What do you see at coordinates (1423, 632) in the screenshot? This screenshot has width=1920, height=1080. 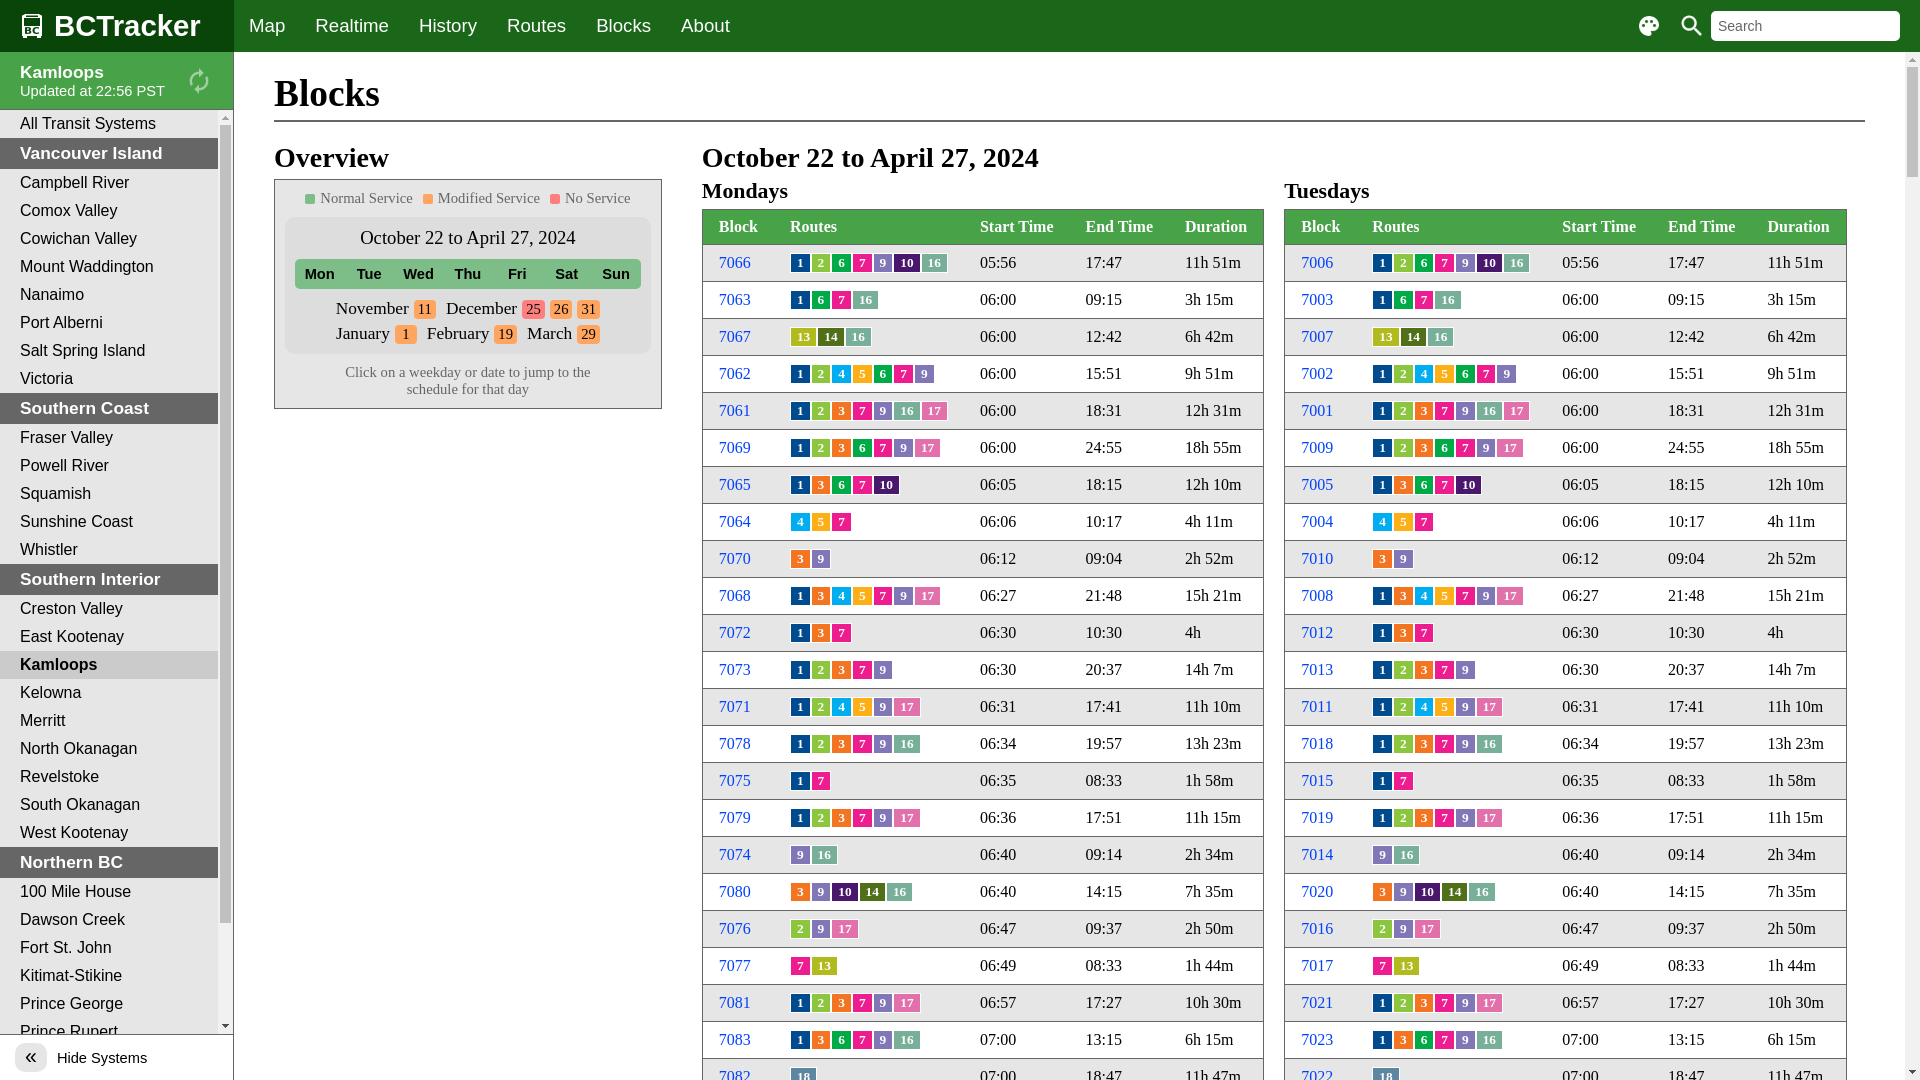 I see `'7'` at bounding box center [1423, 632].